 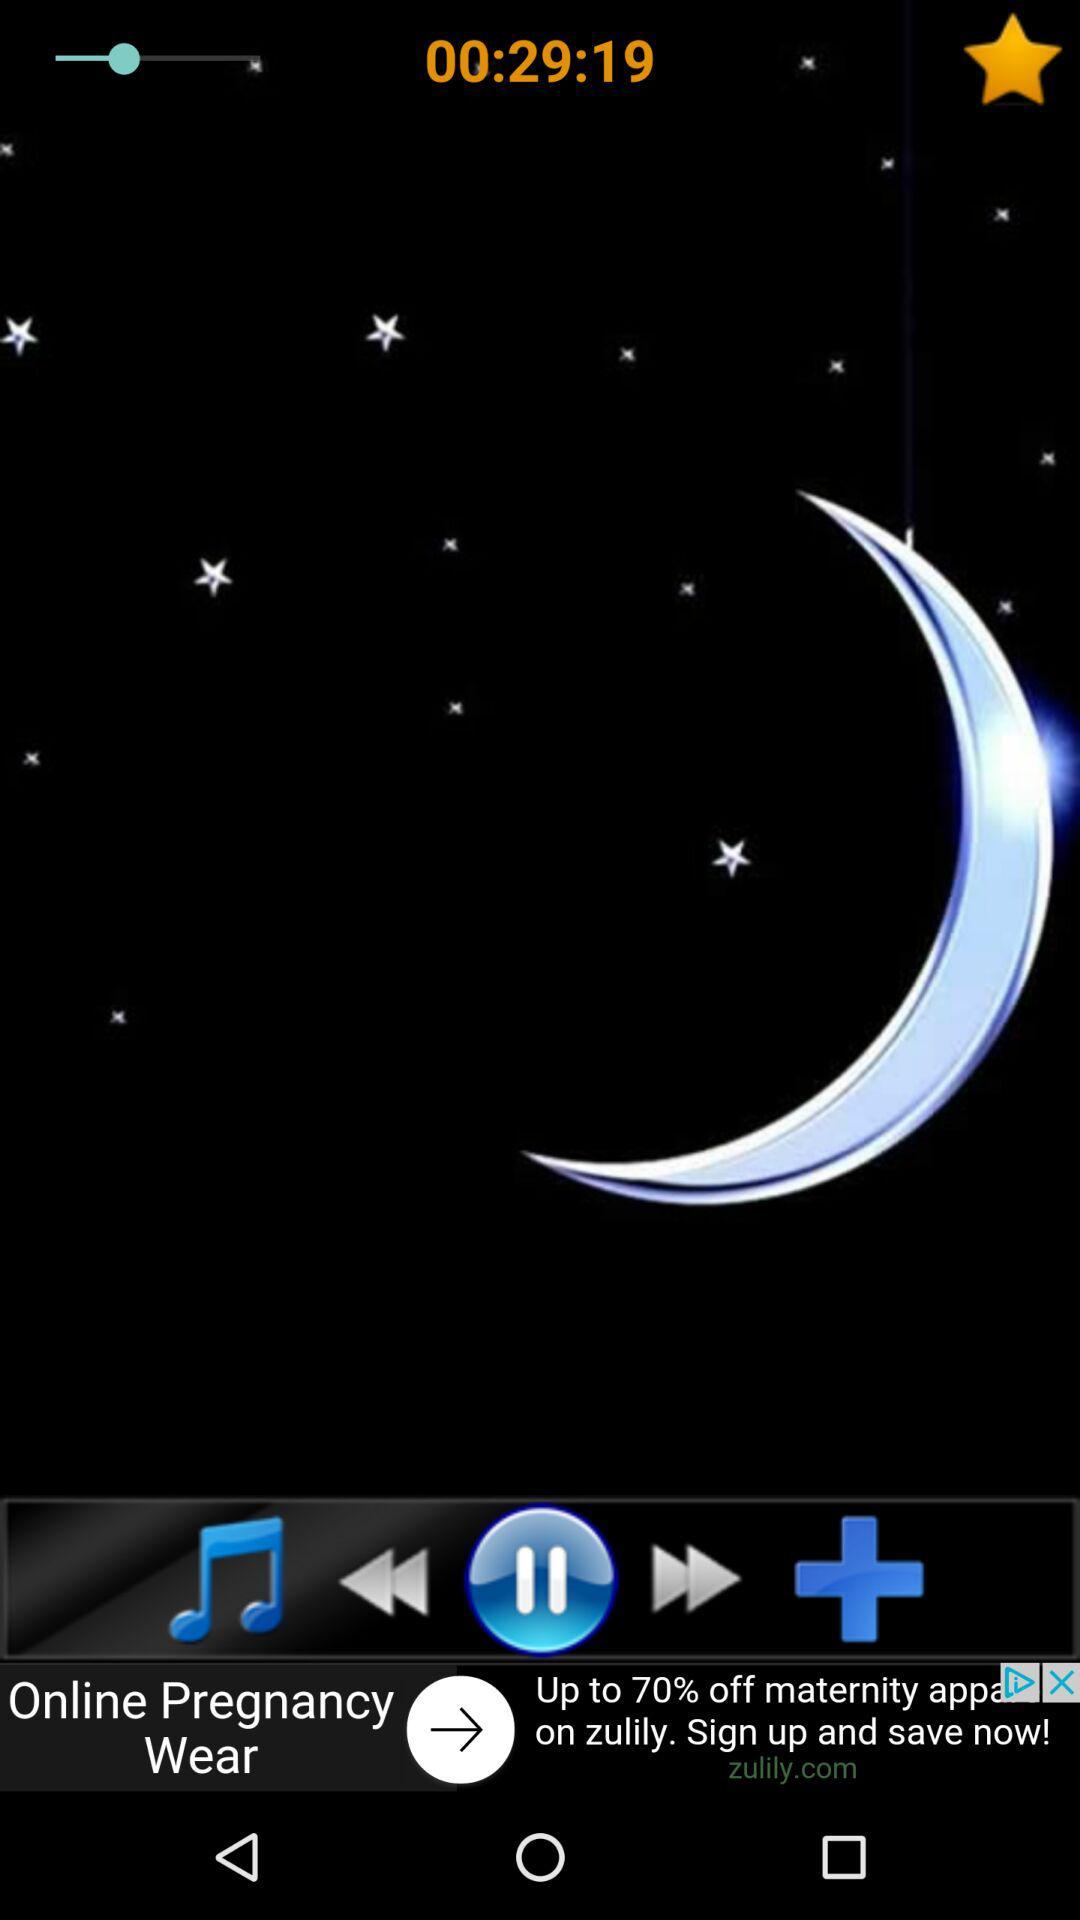 What do you see at coordinates (1020, 59) in the screenshot?
I see `open favorites` at bounding box center [1020, 59].